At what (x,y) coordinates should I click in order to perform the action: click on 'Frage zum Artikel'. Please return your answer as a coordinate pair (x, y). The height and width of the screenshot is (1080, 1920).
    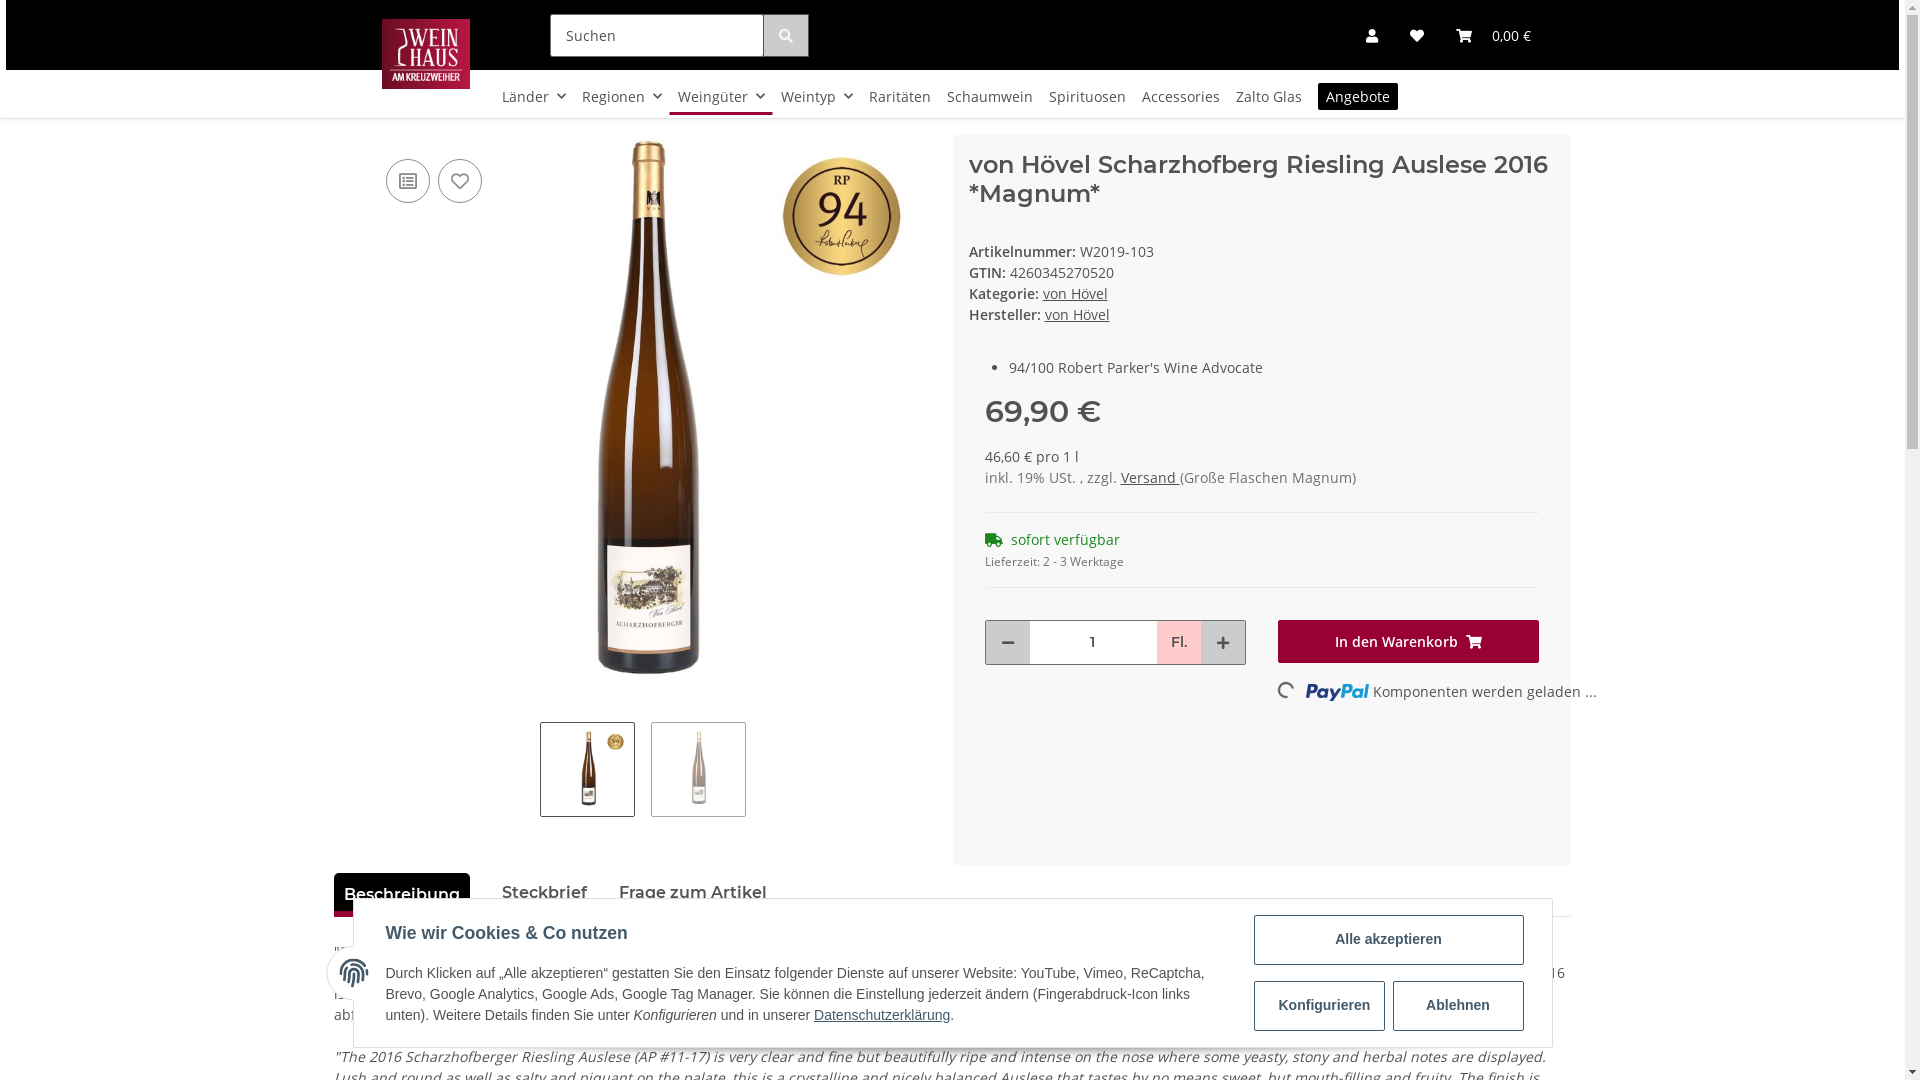
    Looking at the image, I should click on (692, 892).